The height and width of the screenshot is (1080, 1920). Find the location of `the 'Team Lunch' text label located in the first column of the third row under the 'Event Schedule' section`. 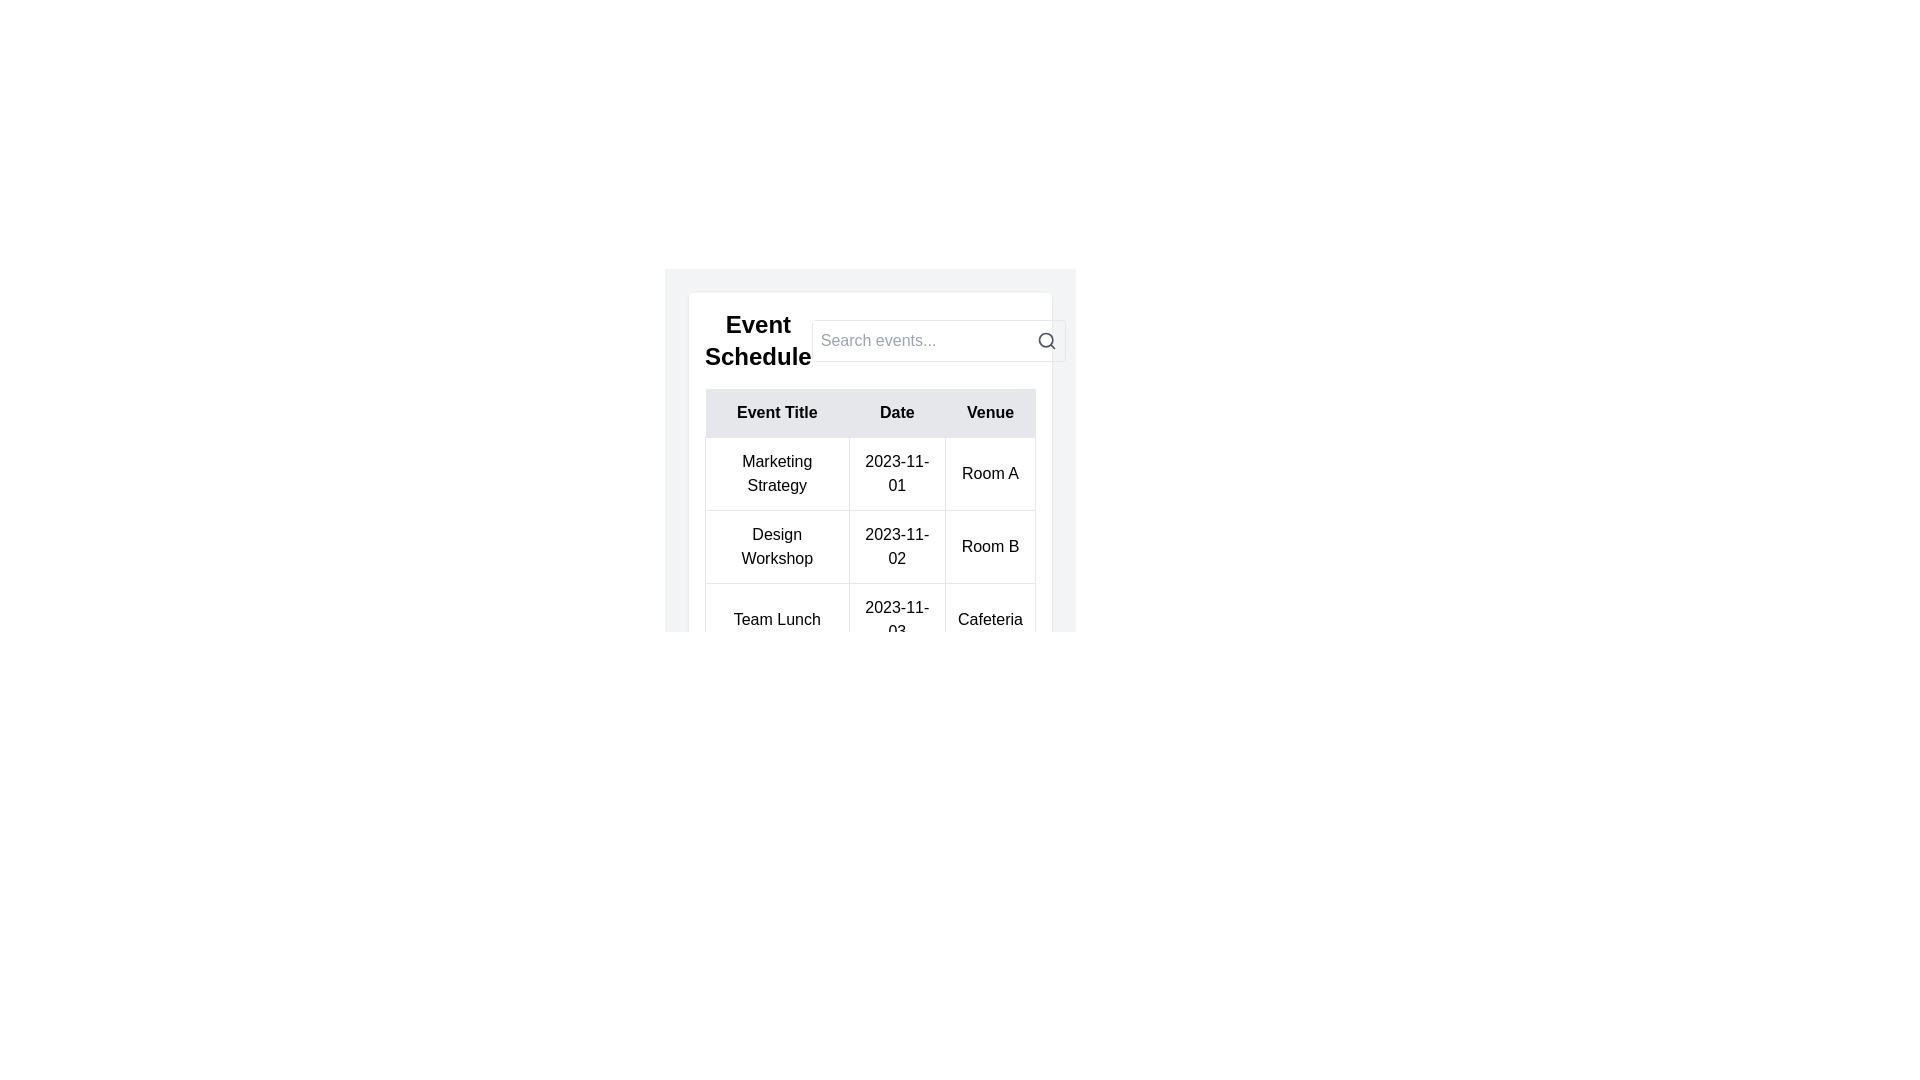

the 'Team Lunch' text label located in the first column of the third row under the 'Event Schedule' section is located at coordinates (776, 619).